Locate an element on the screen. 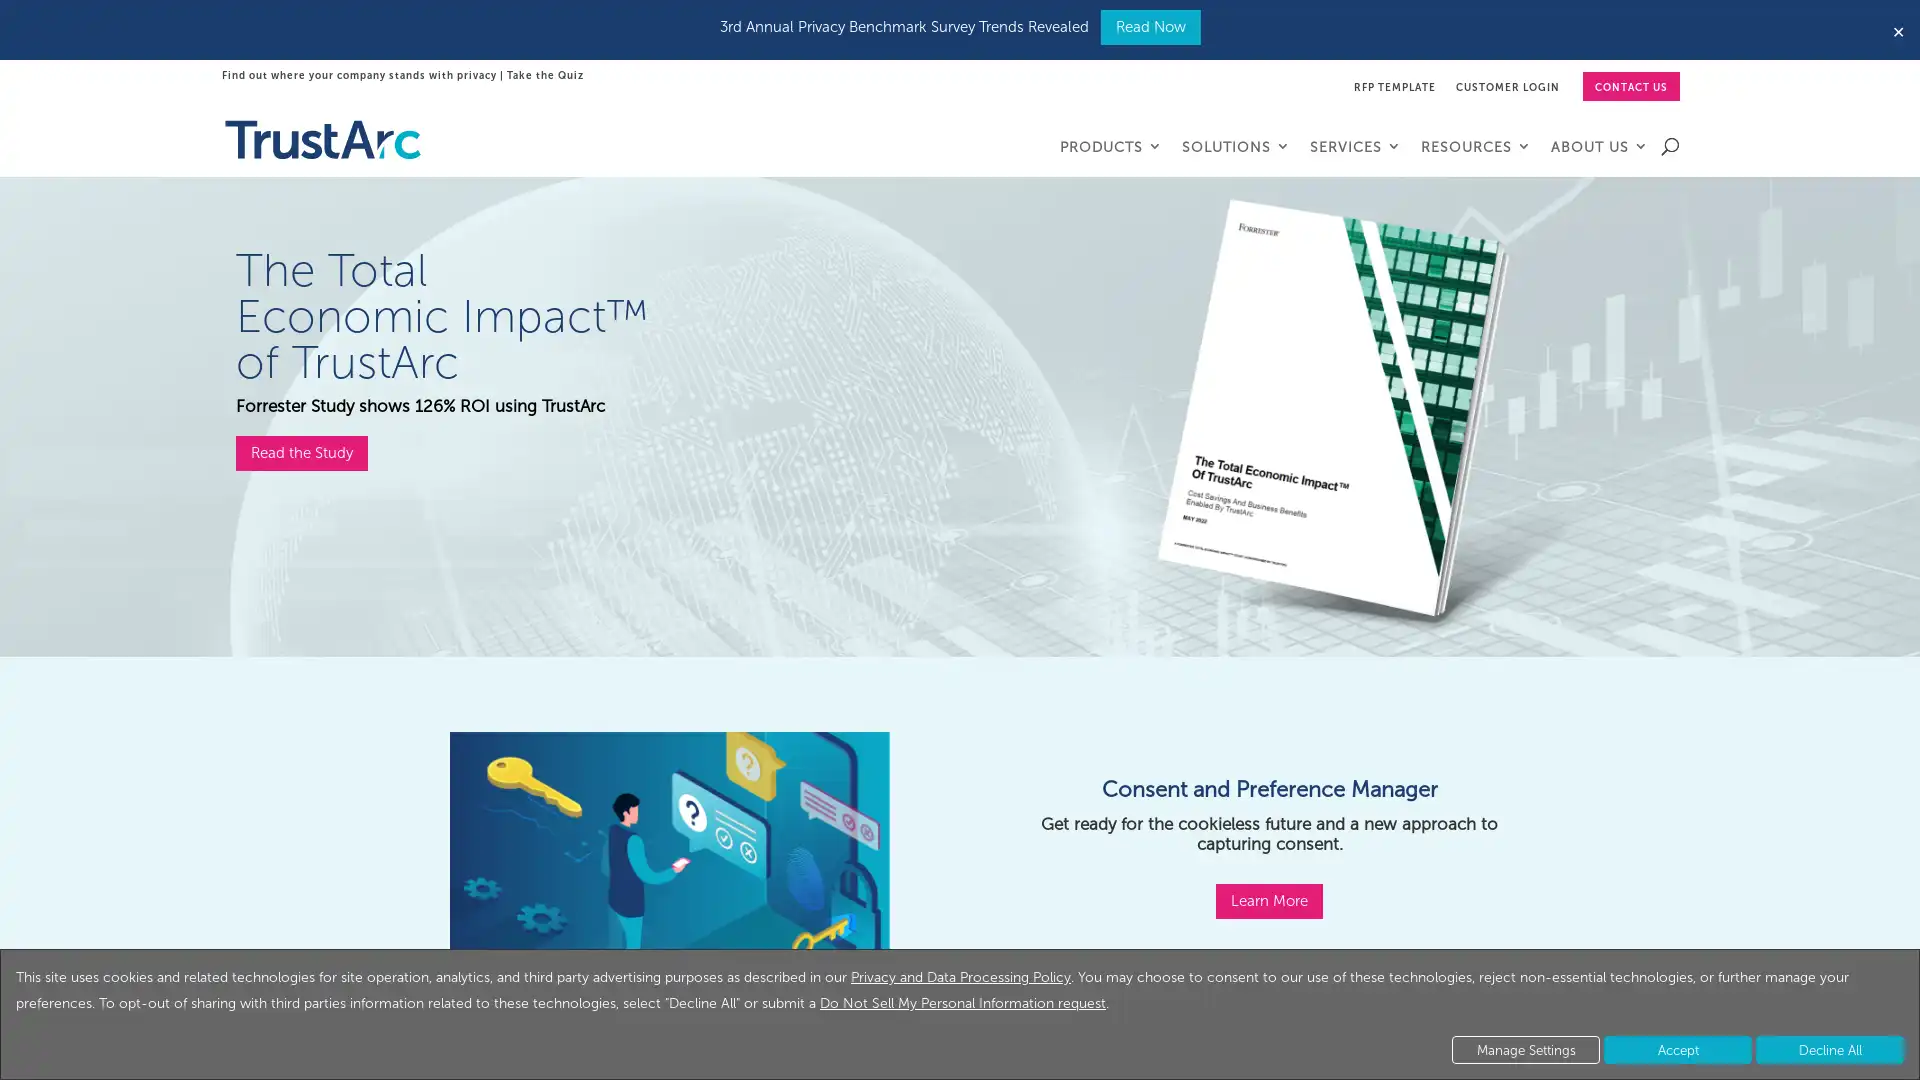  Decline All is located at coordinates (1829, 1048).